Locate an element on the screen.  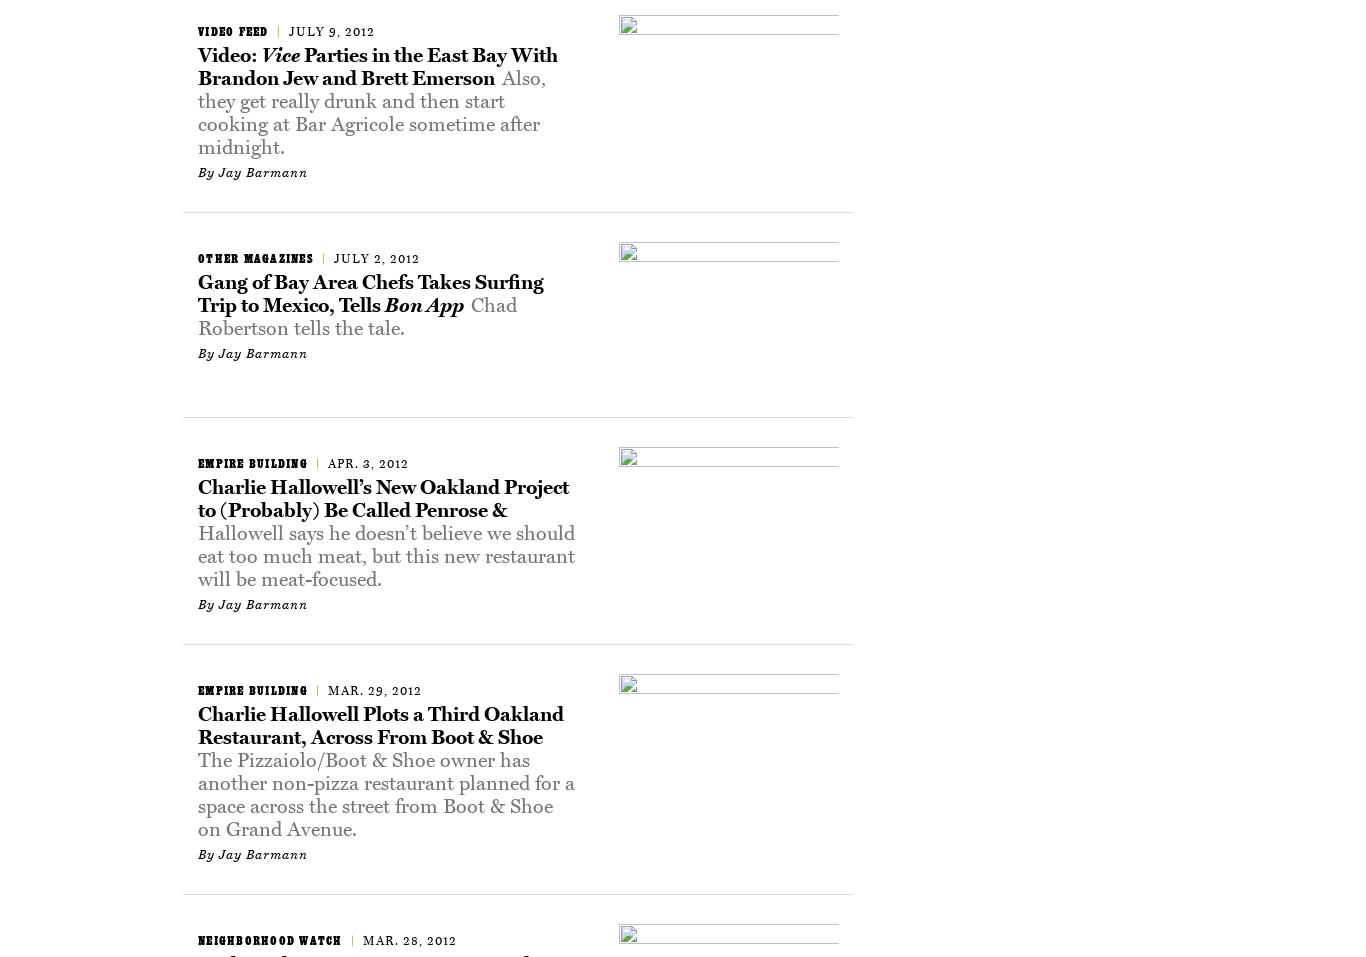
'Mar. 29, 2012' is located at coordinates (327, 689).